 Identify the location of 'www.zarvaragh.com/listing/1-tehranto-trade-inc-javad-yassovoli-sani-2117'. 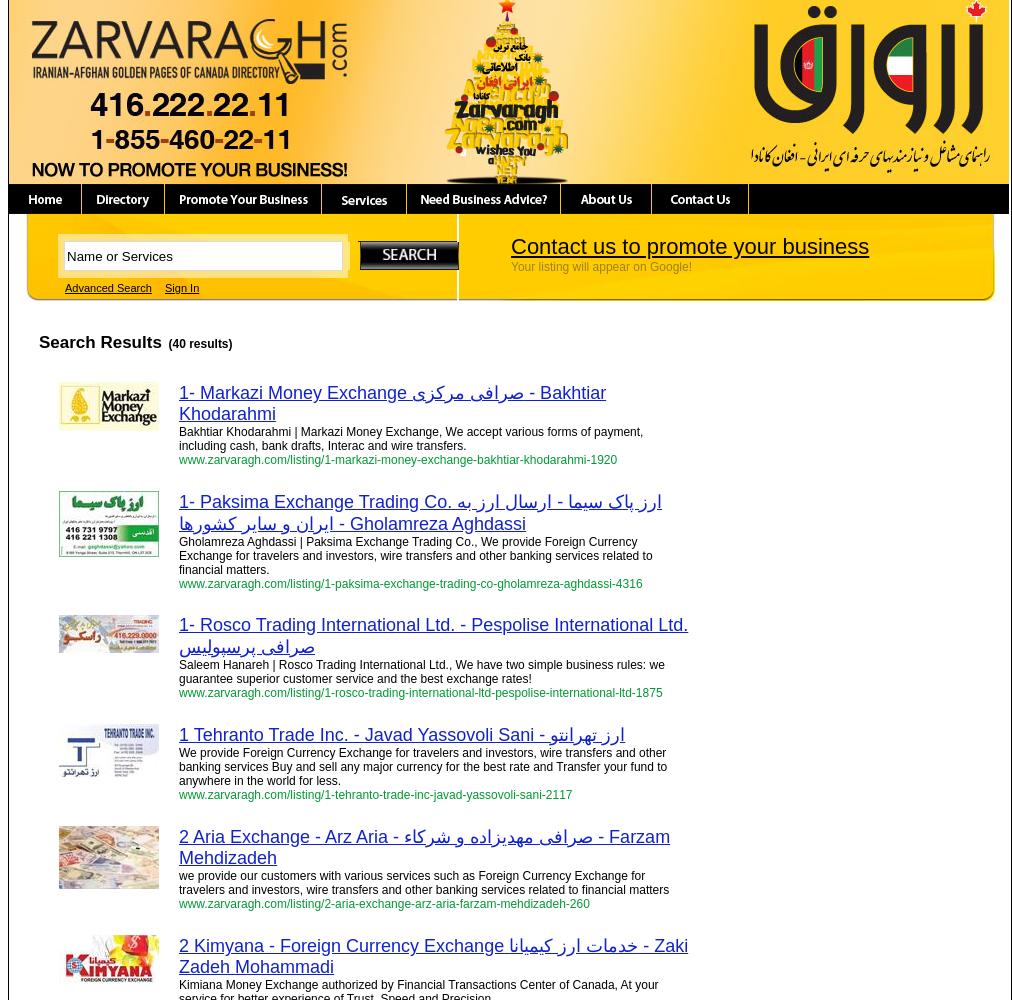
(374, 795).